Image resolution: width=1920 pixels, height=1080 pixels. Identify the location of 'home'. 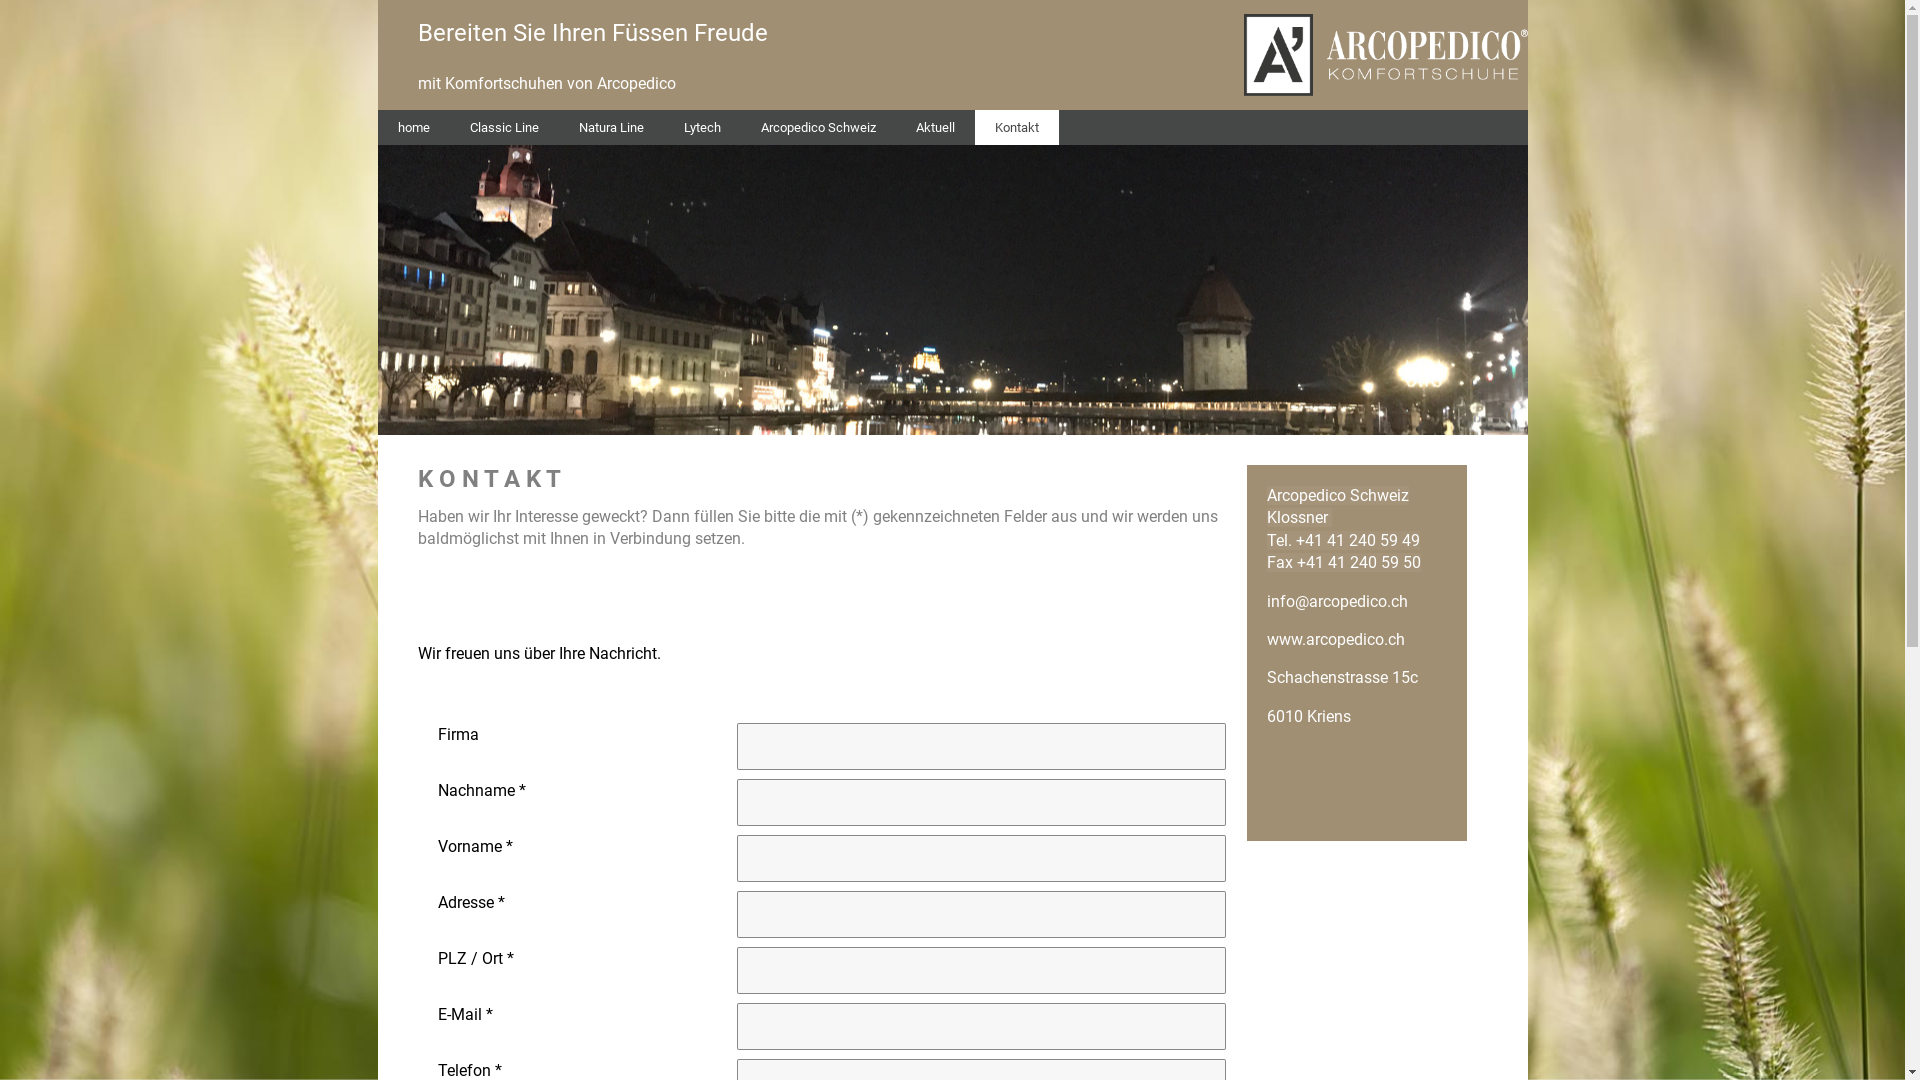
(412, 127).